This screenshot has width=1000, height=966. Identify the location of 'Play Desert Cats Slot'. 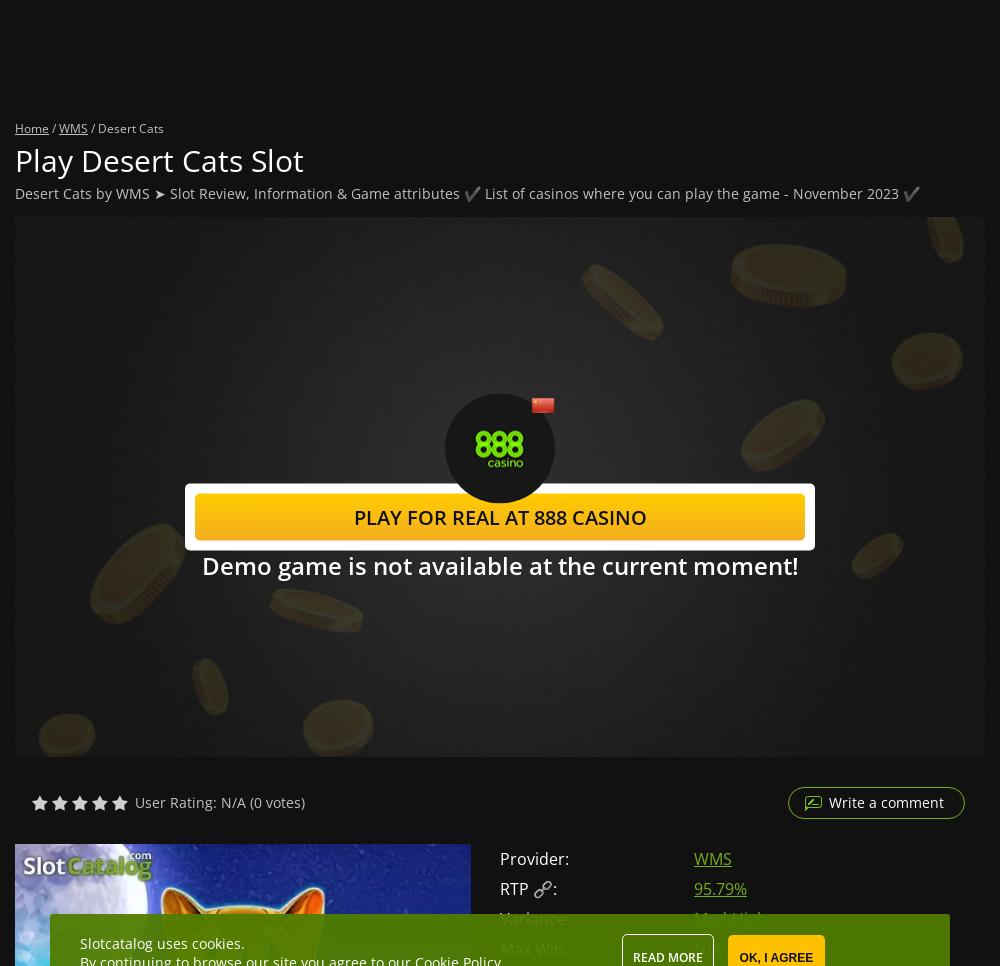
(159, 159).